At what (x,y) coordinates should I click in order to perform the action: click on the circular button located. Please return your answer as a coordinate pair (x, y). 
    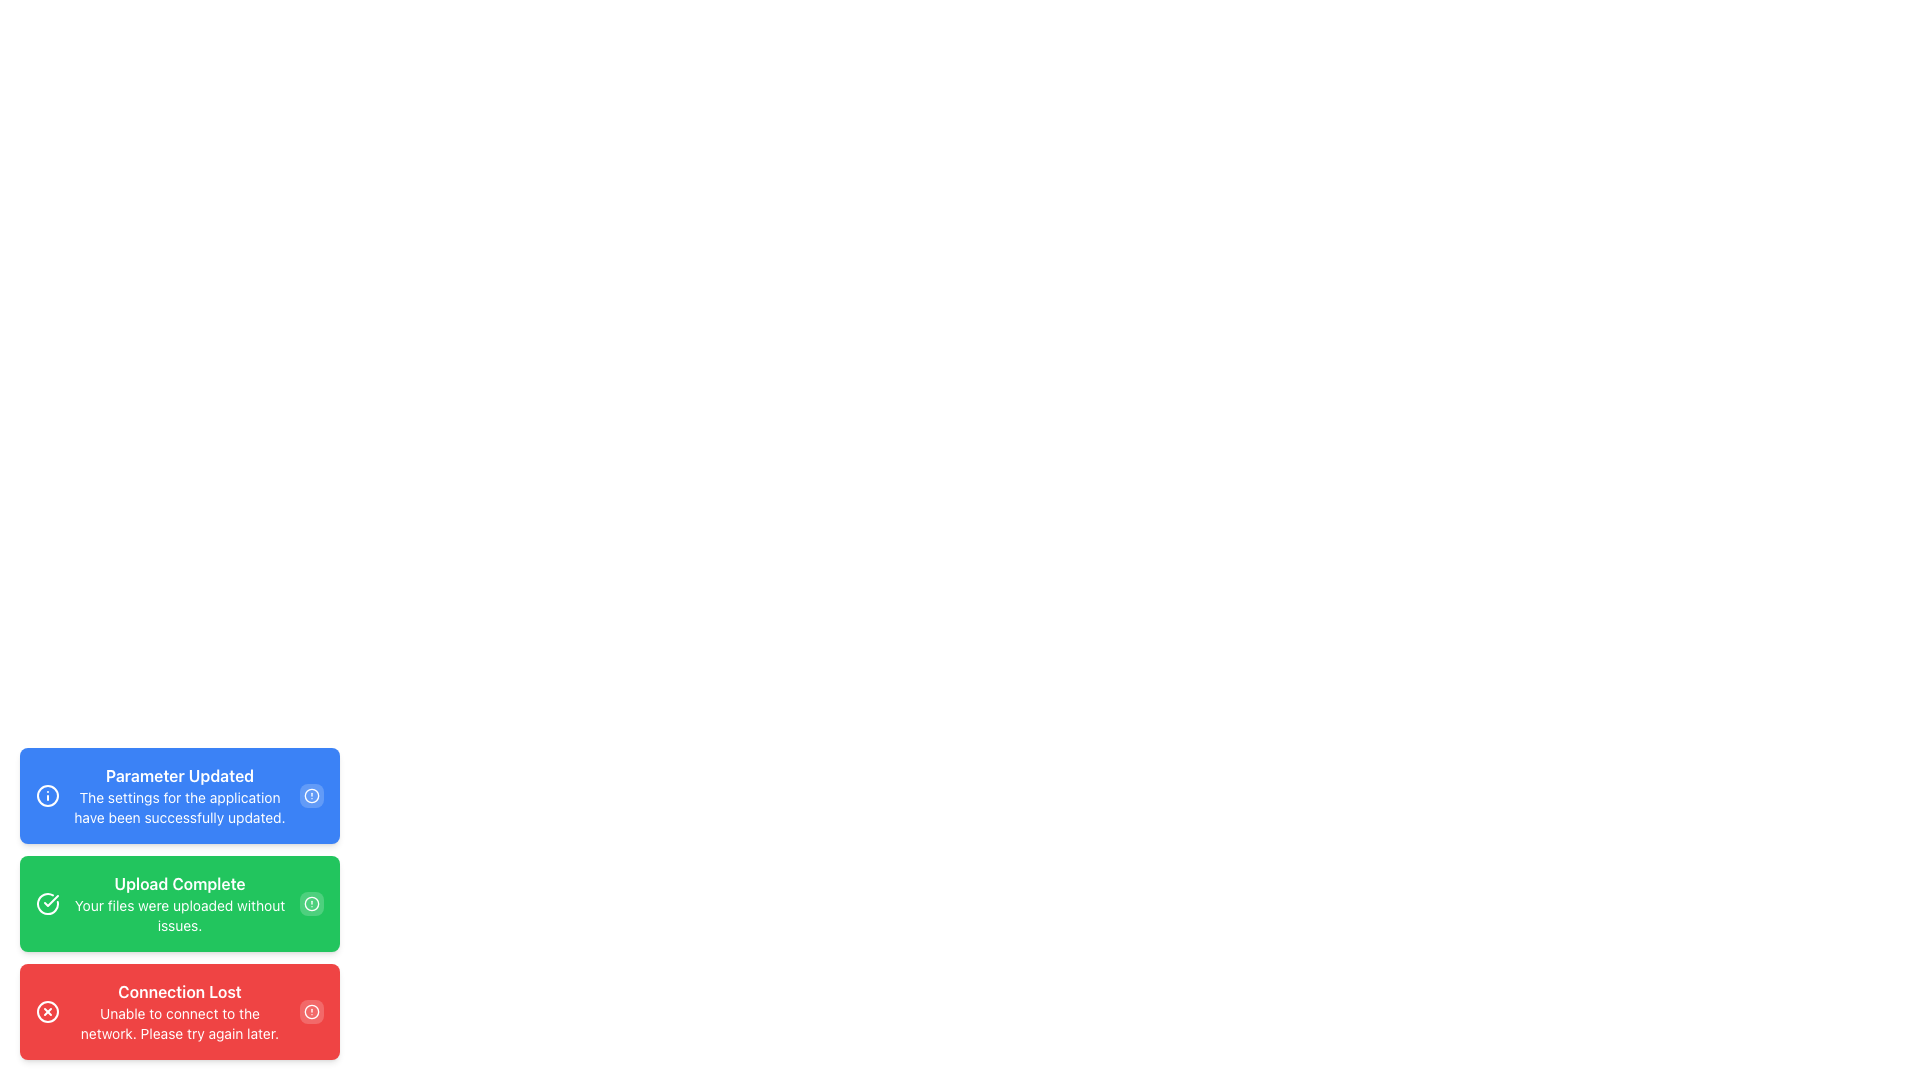
    Looking at the image, I should click on (311, 1011).